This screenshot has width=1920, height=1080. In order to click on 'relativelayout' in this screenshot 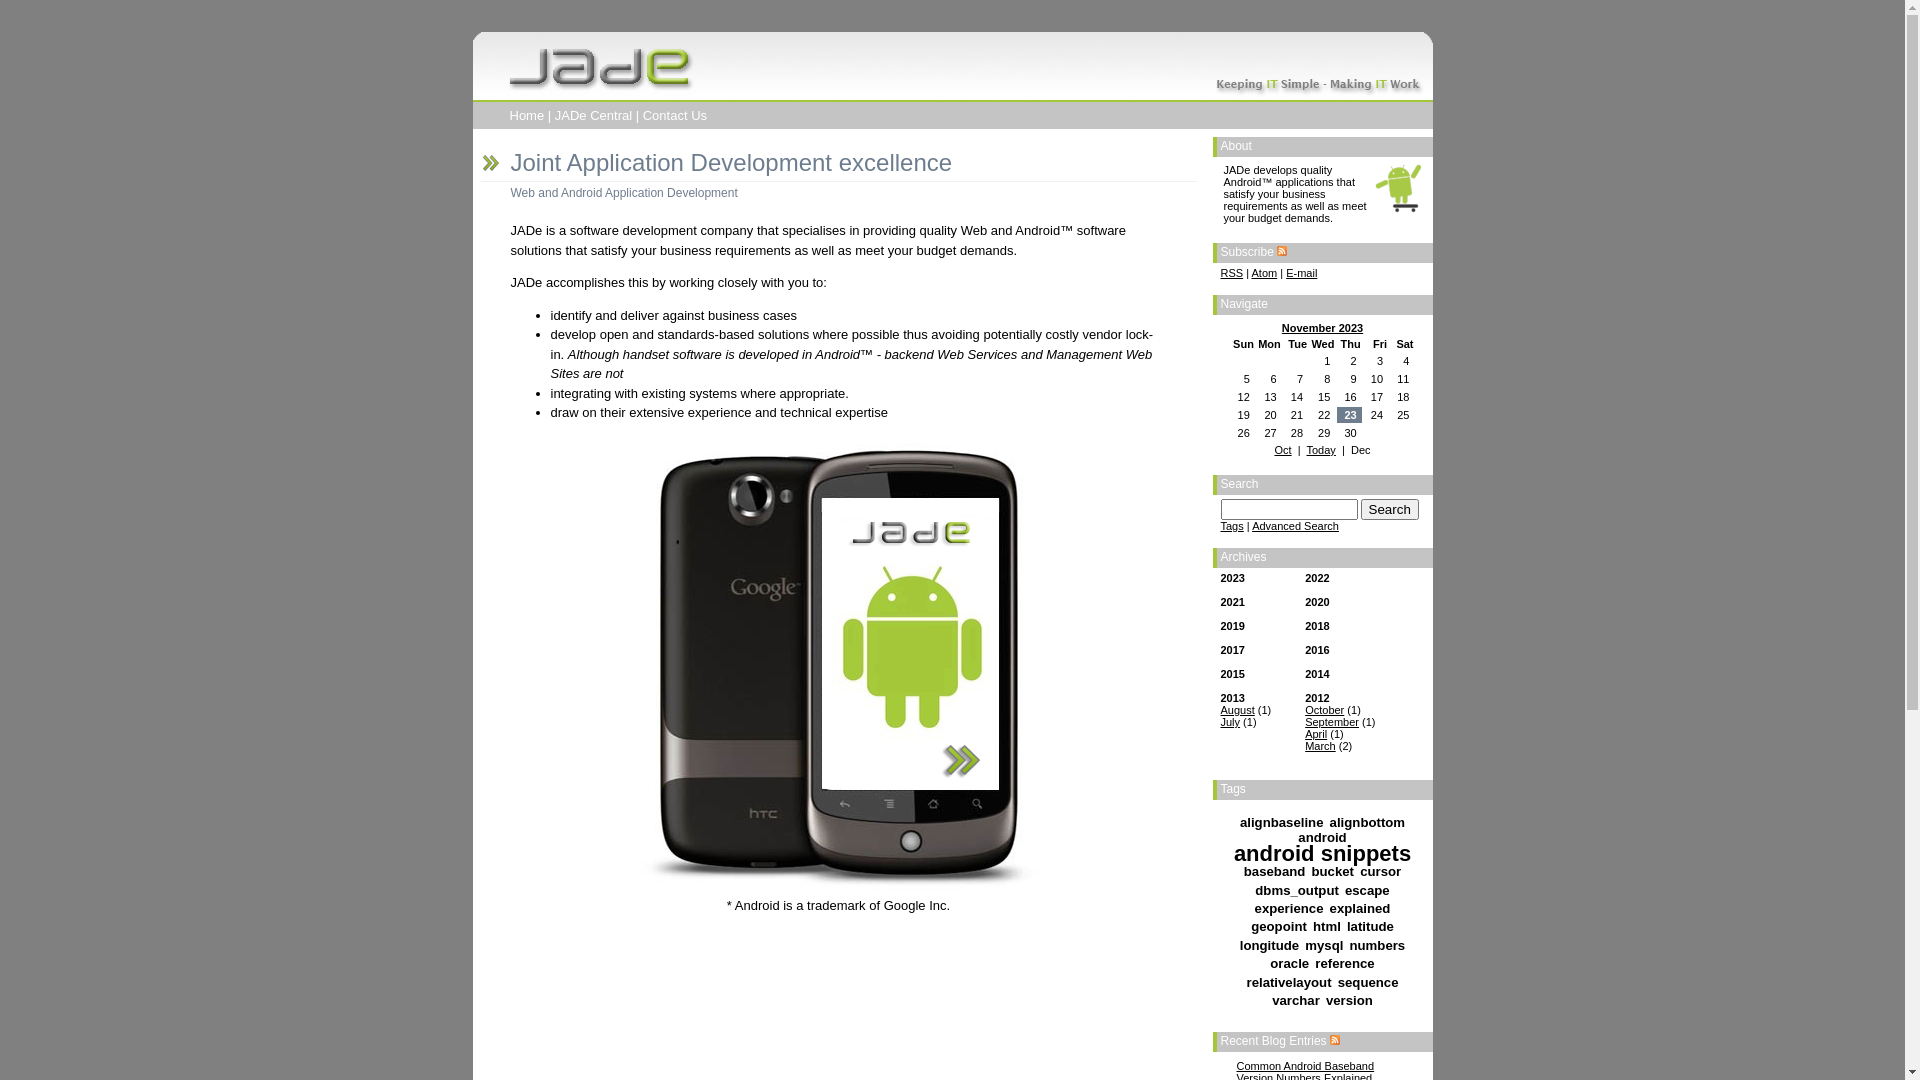, I will do `click(1288, 981)`.